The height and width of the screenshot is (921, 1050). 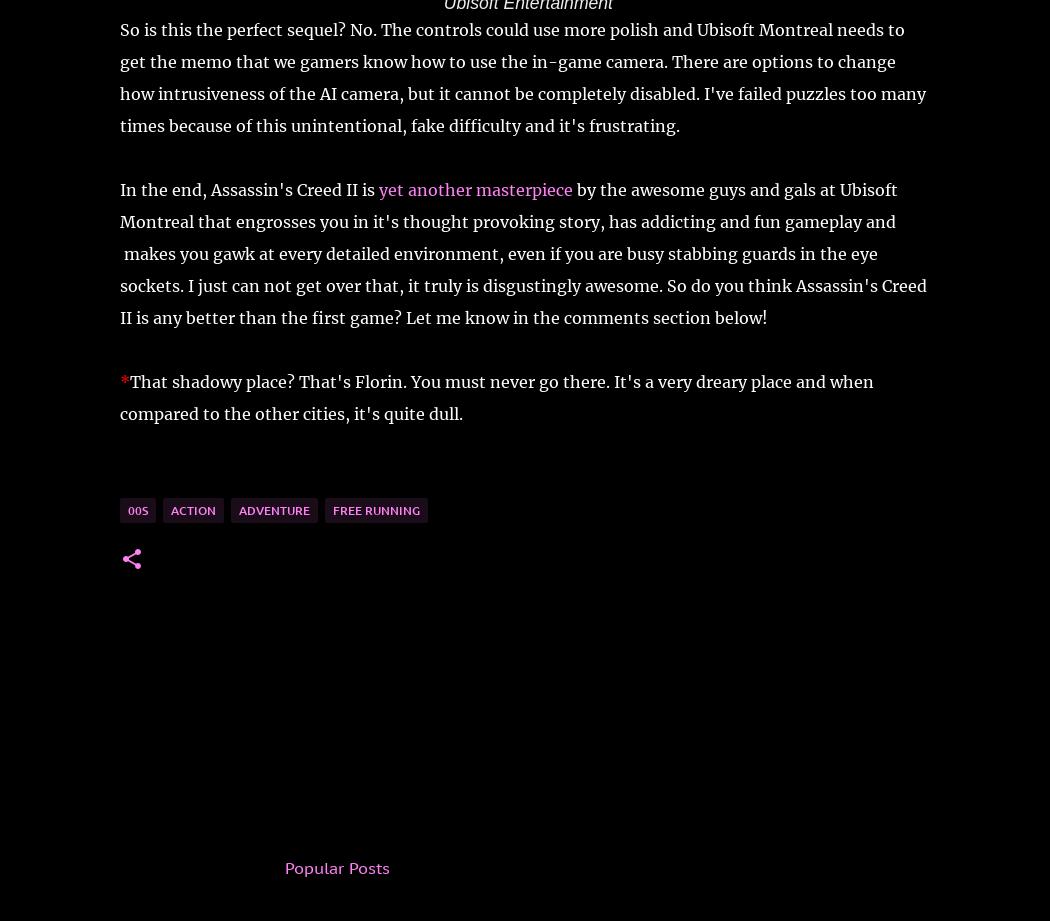 What do you see at coordinates (273, 508) in the screenshot?
I see `'adventure'` at bounding box center [273, 508].